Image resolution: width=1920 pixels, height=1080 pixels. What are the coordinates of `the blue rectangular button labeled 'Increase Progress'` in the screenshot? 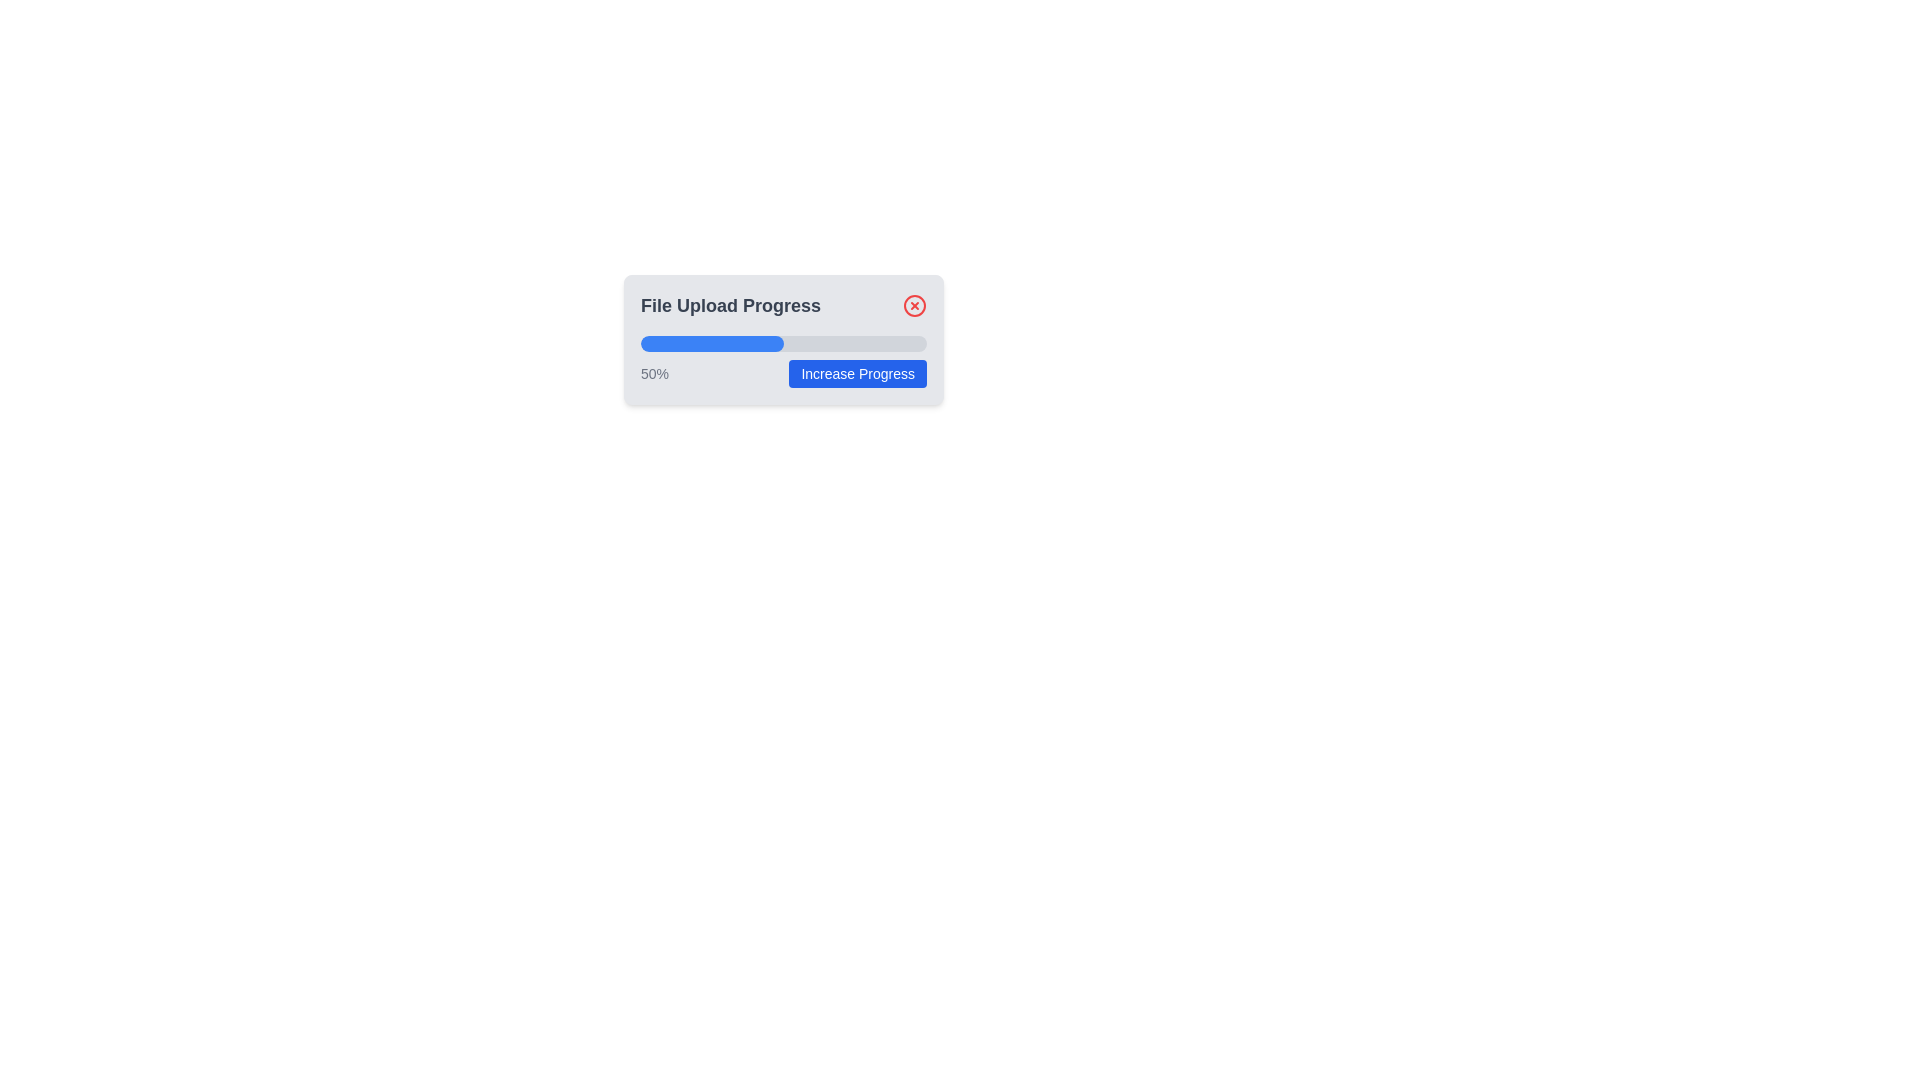 It's located at (858, 374).